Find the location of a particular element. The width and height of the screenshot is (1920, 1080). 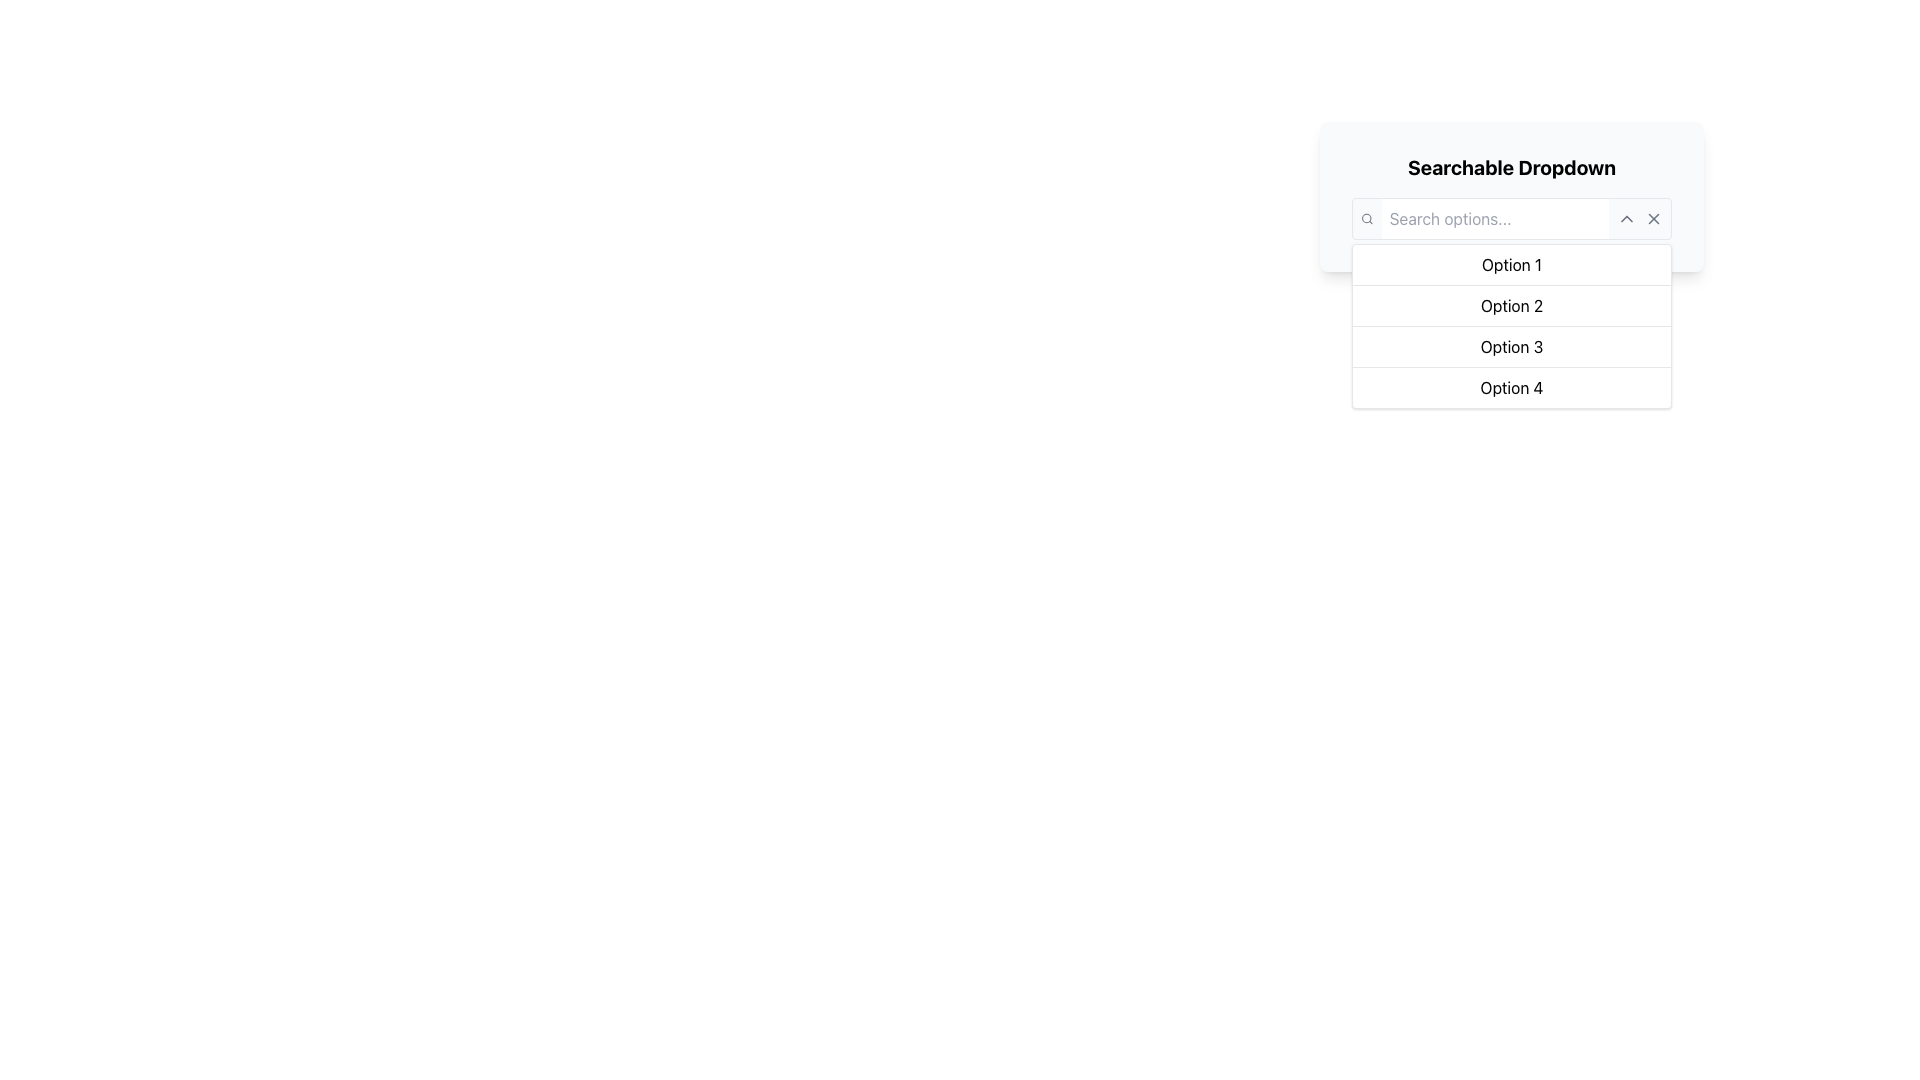

the third row of the dropdown menu labeled 'Option 3' is located at coordinates (1512, 325).